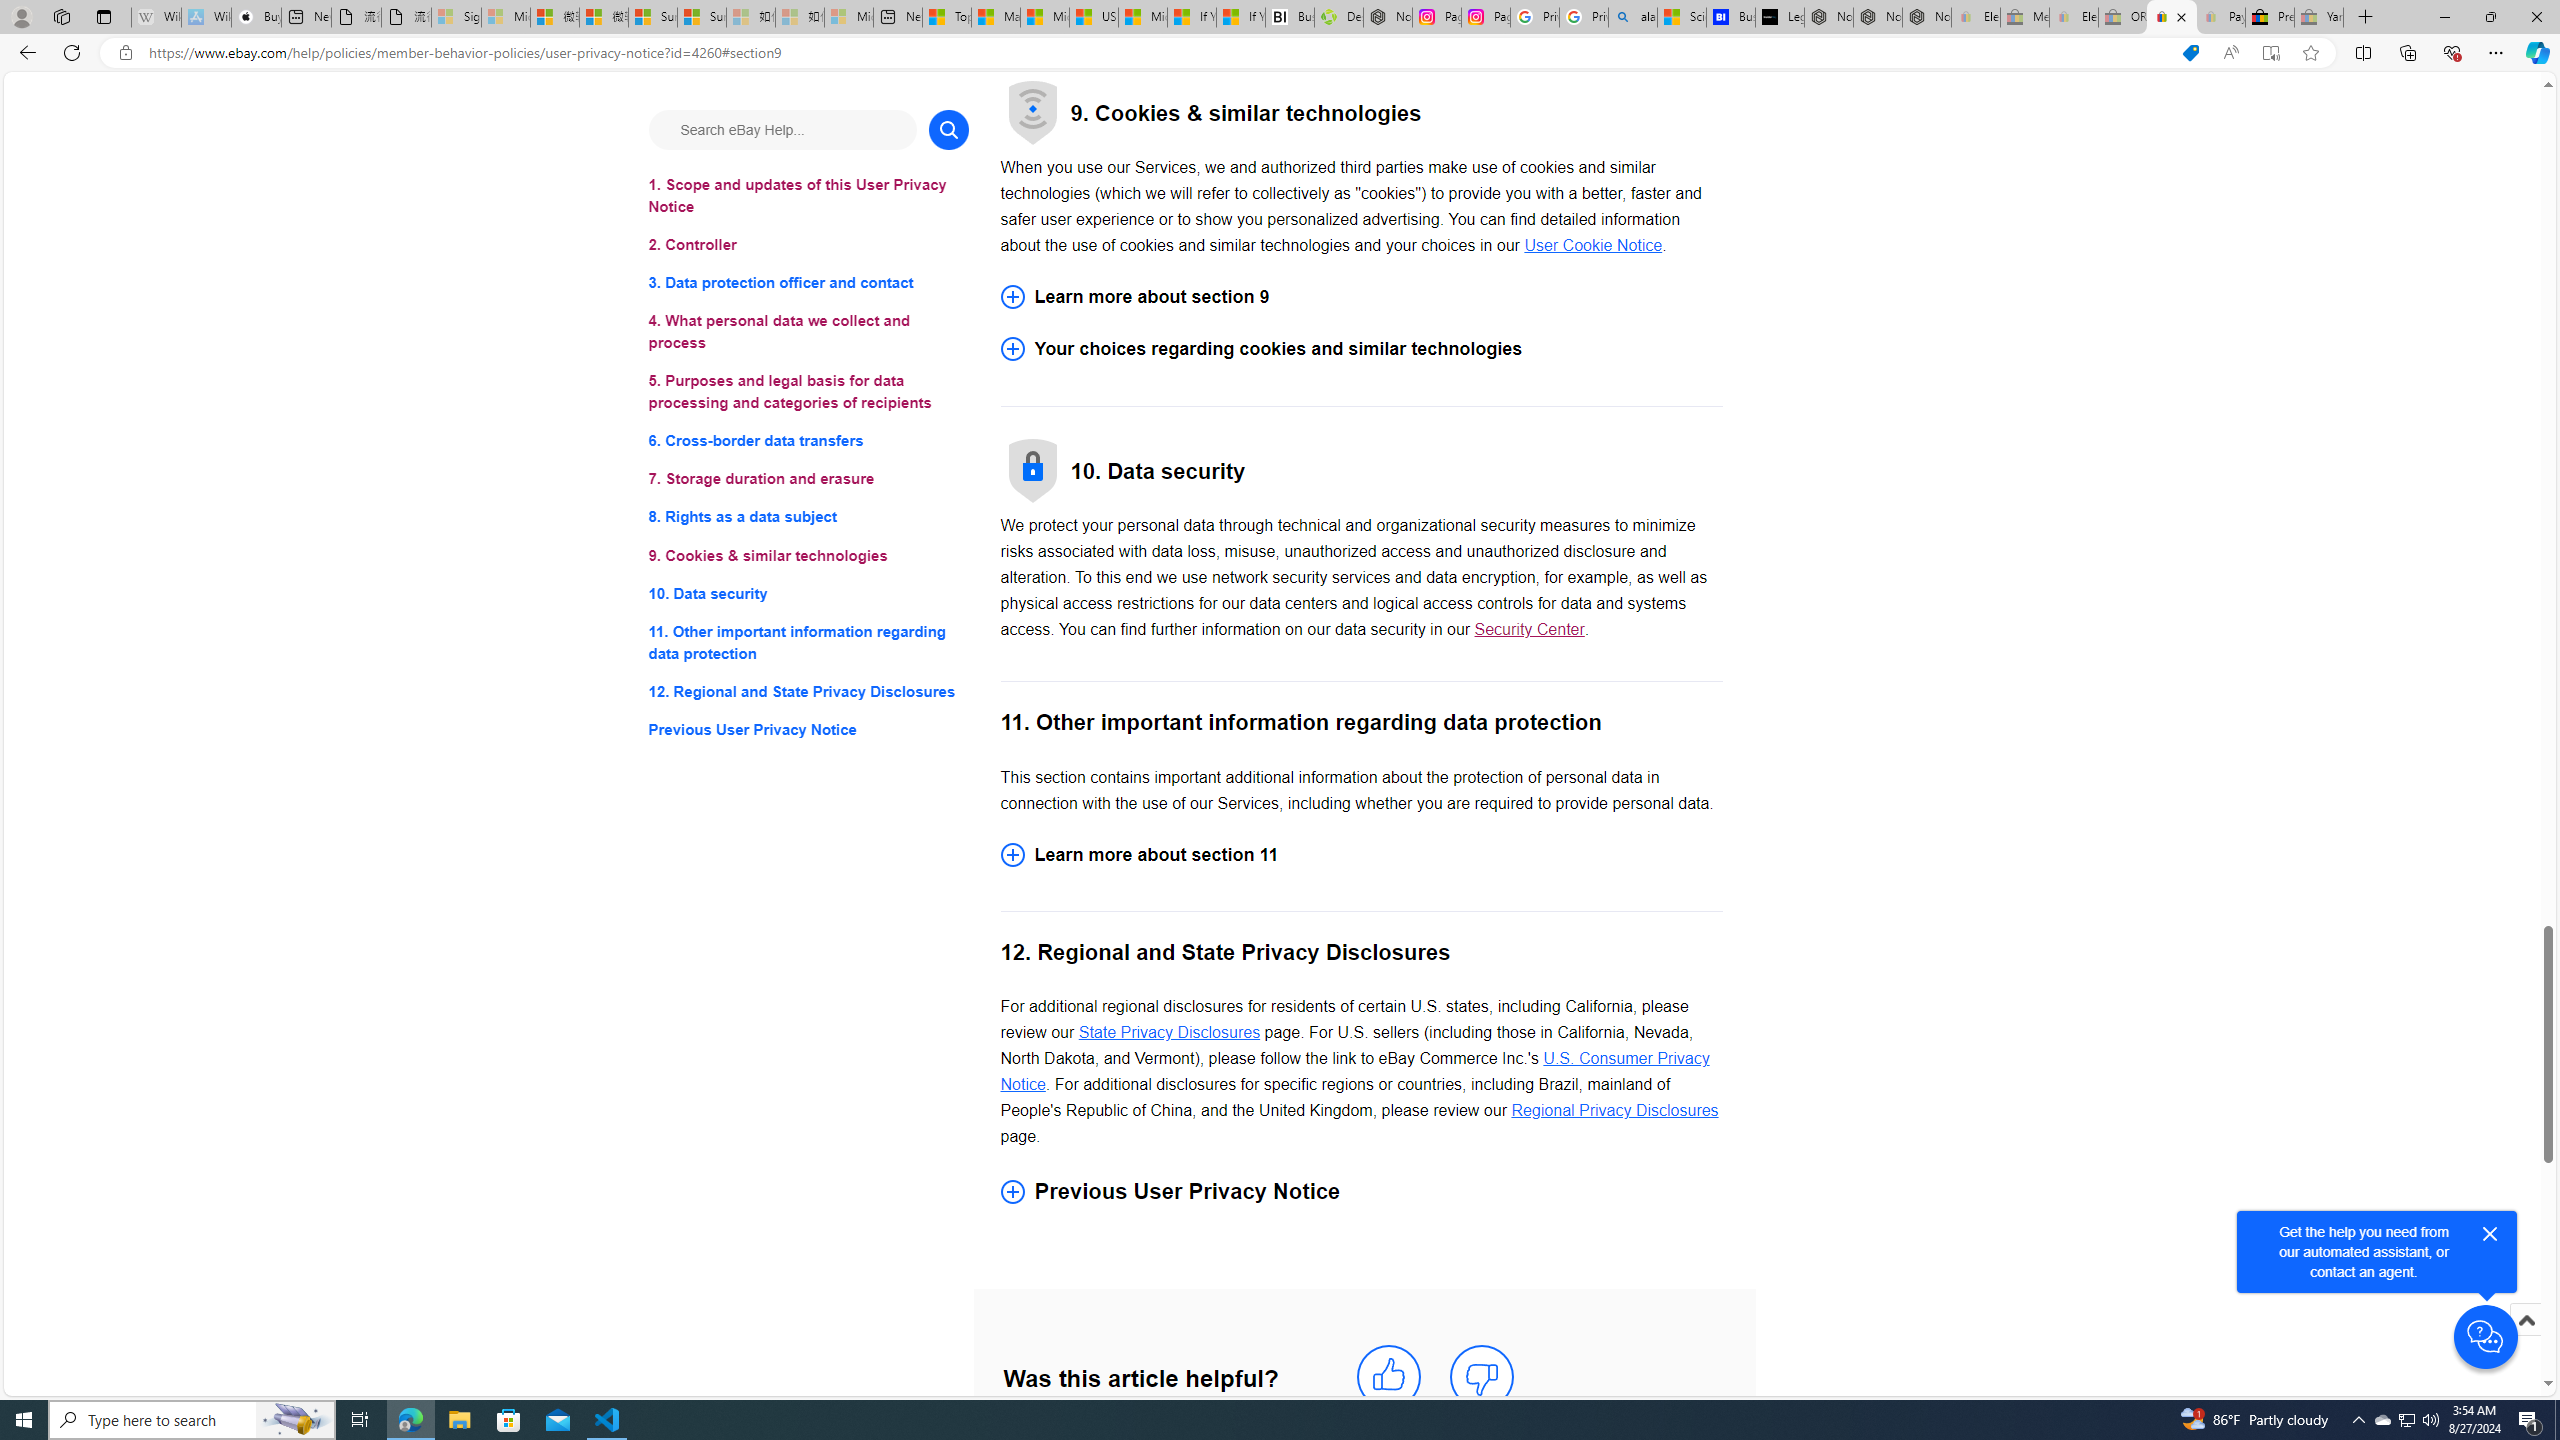  Describe the element at coordinates (2524, 1318) in the screenshot. I see `'Scroll to top'` at that location.